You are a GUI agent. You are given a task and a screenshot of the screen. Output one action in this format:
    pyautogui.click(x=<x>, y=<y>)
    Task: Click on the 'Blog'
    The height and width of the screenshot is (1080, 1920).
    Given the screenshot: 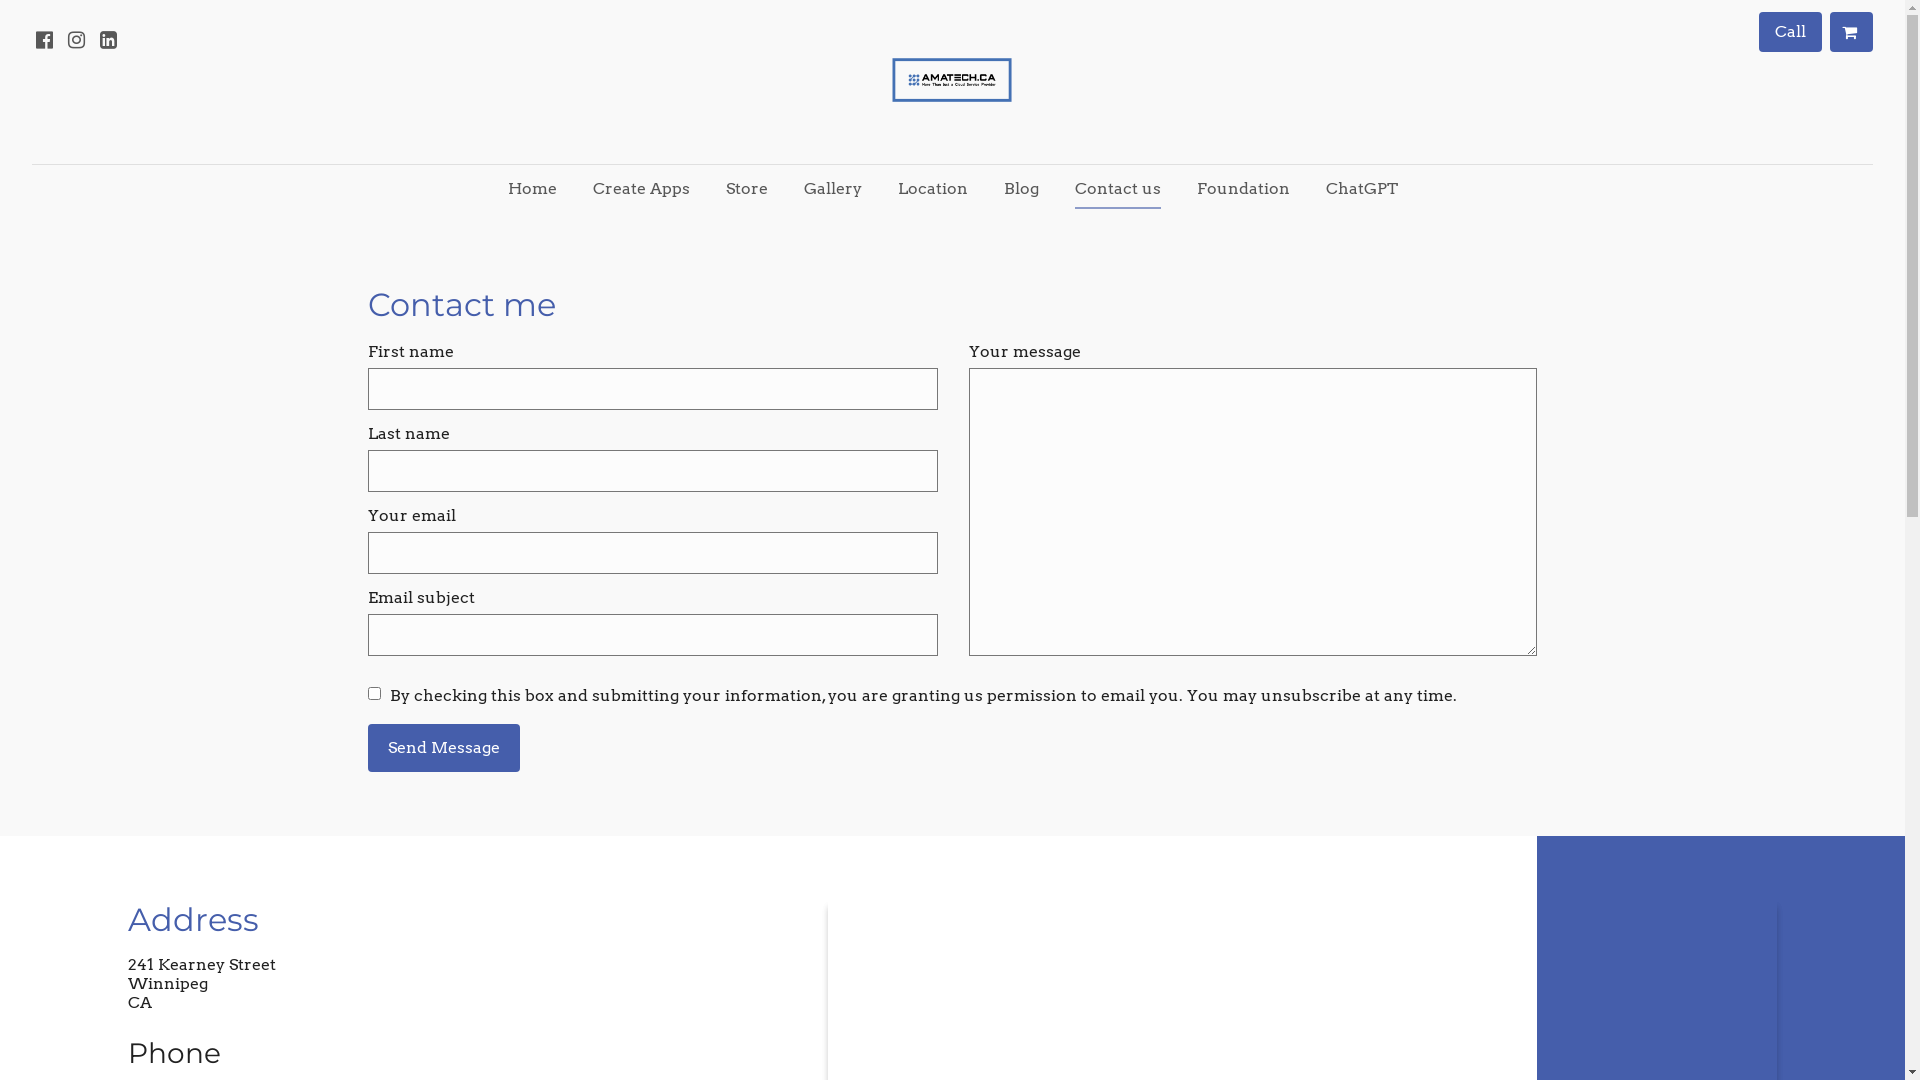 What is the action you would take?
    pyautogui.click(x=1021, y=189)
    